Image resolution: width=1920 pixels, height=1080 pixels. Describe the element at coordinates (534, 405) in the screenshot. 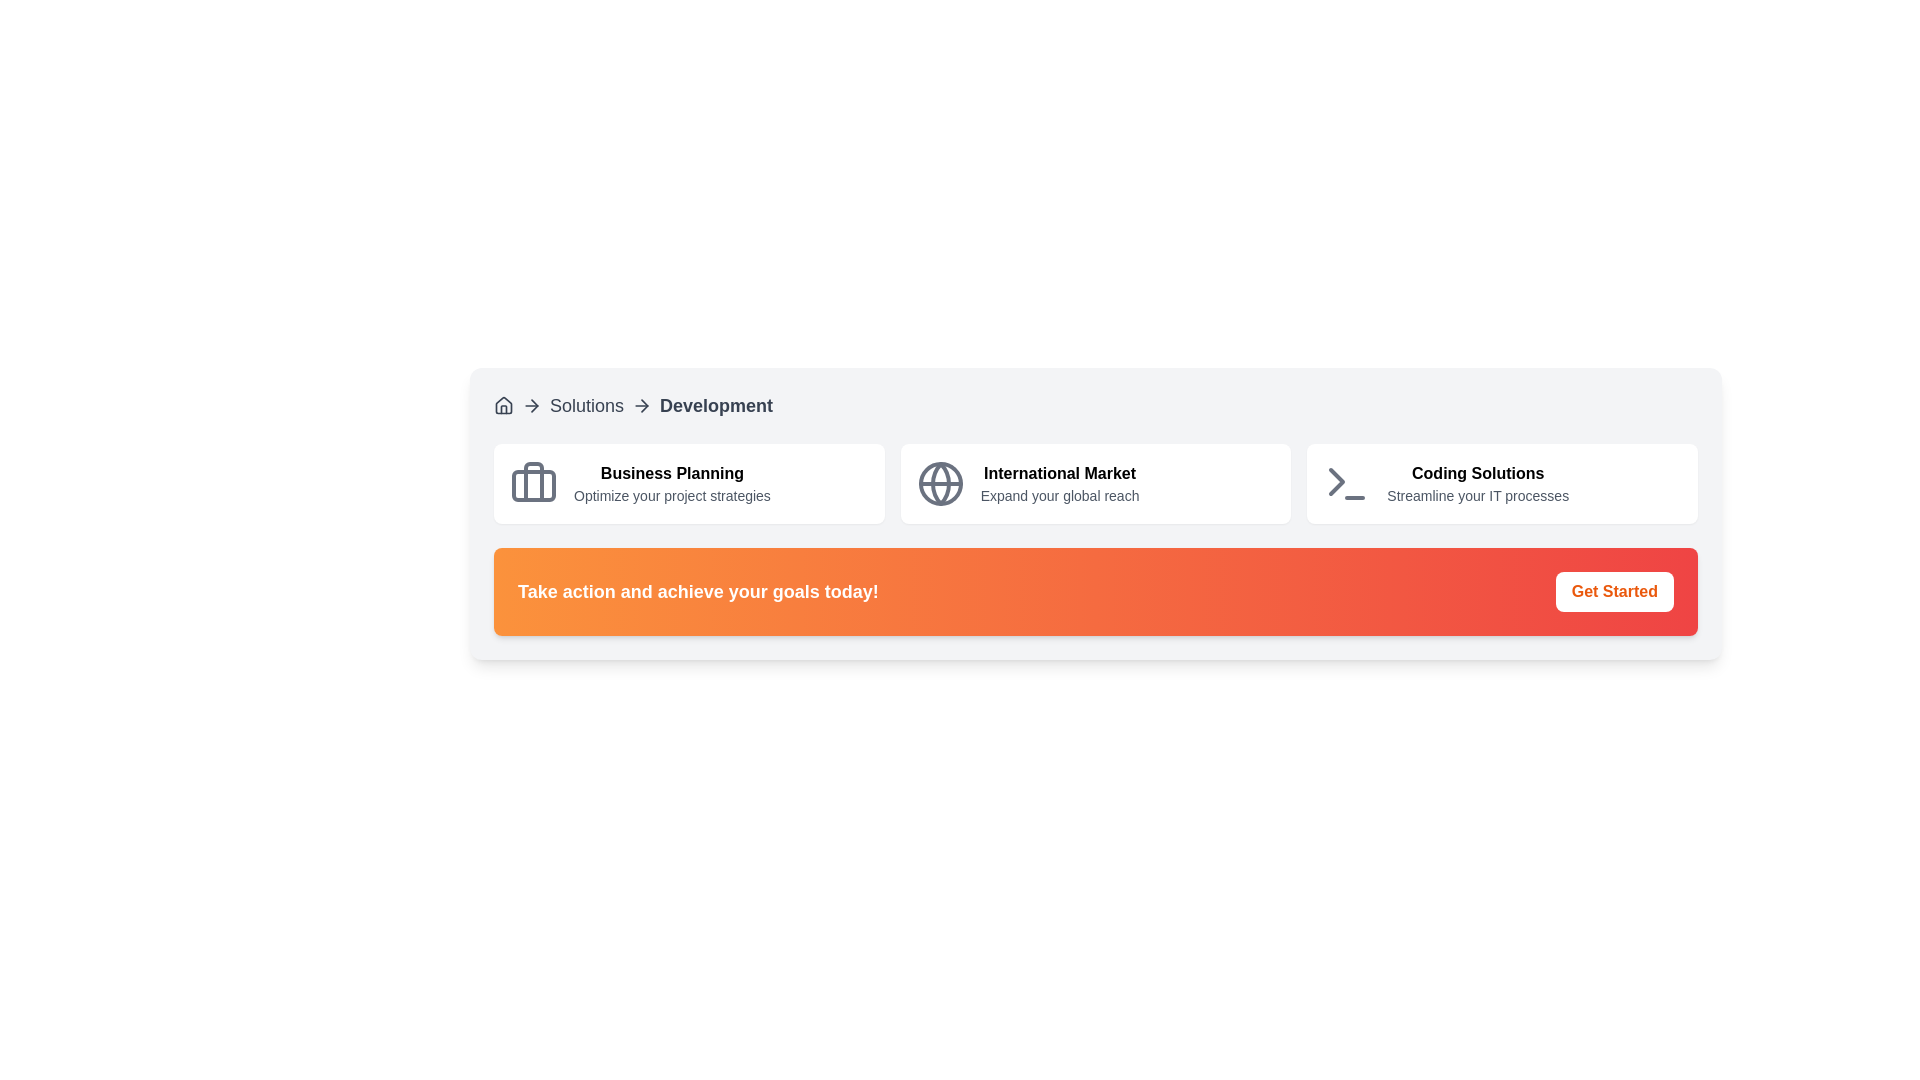

I see `the right-pointing arrow icon in the navigation breadcrumb trail, which is located right after the 'Solutions' text and before the 'Development' text` at that location.